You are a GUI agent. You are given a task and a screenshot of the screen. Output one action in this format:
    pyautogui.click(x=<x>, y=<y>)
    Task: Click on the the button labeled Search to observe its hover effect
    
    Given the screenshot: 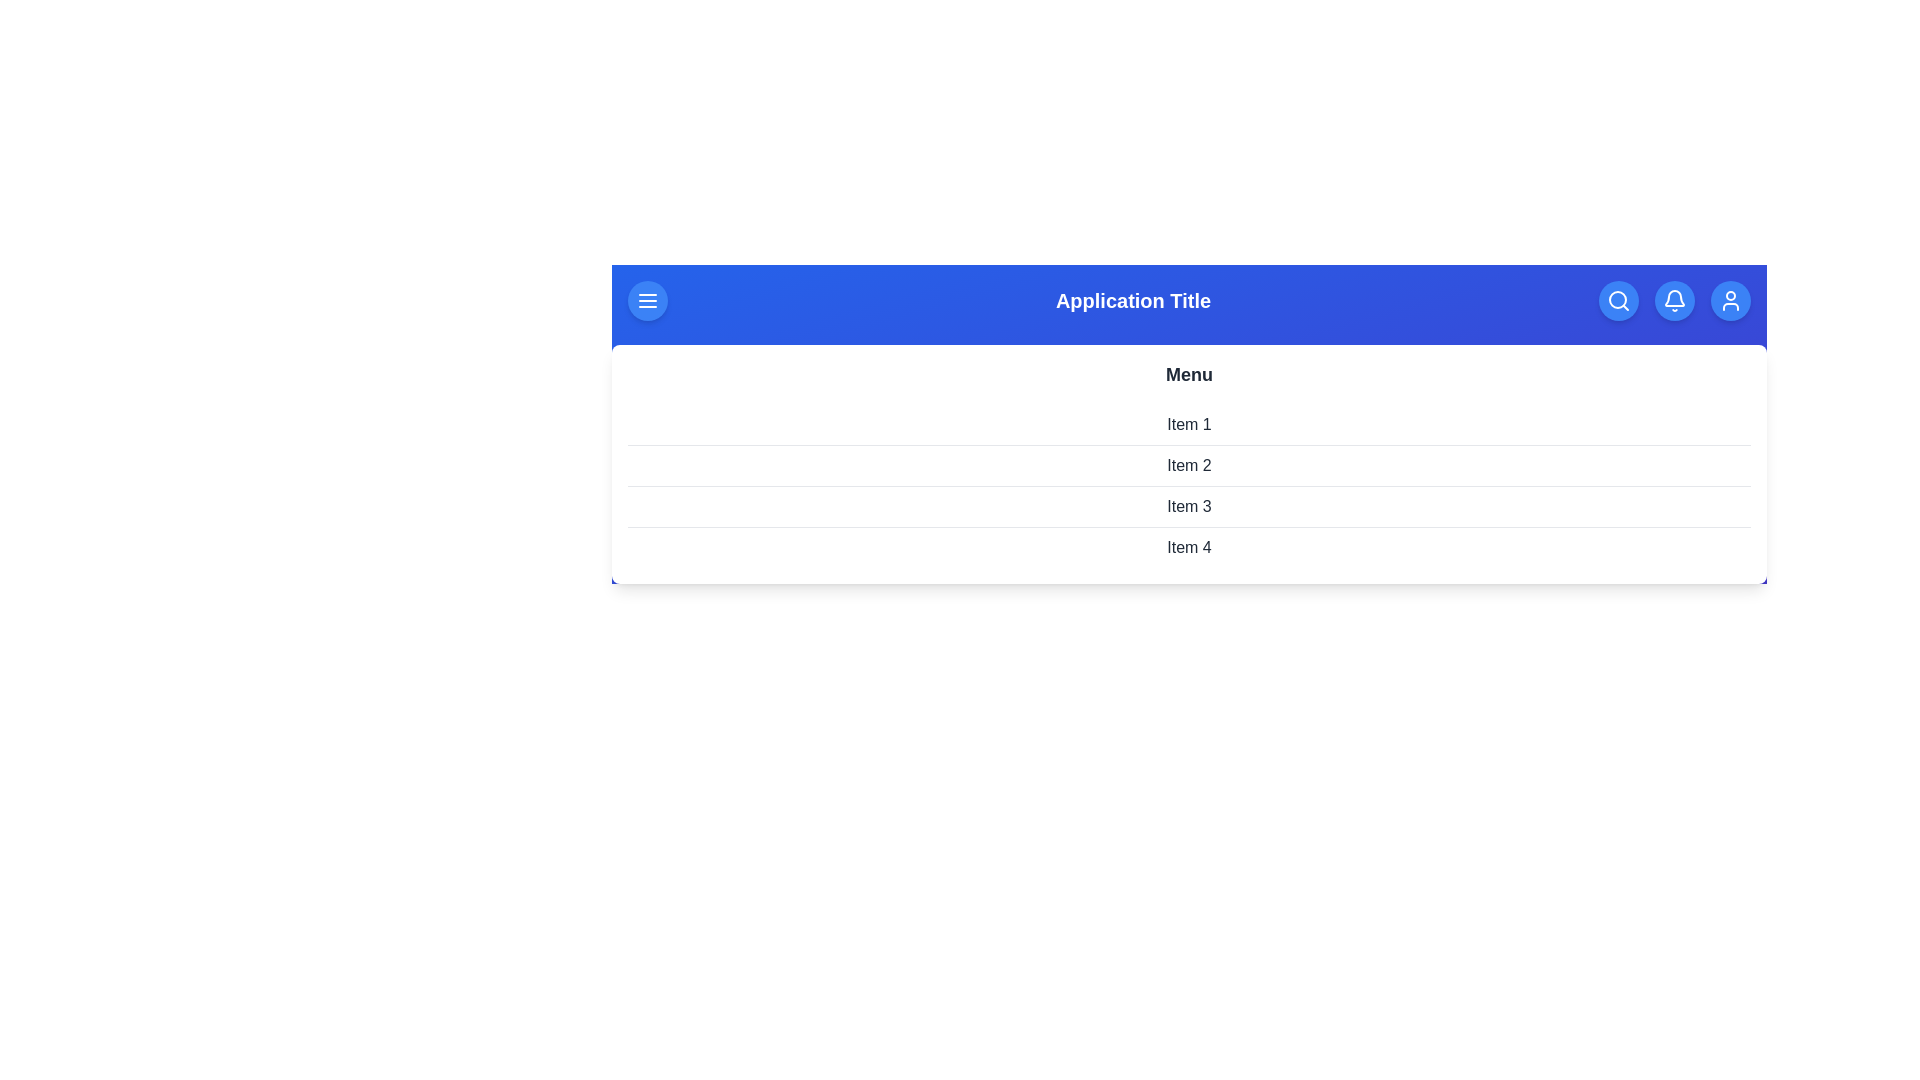 What is the action you would take?
    pyautogui.click(x=1618, y=300)
    